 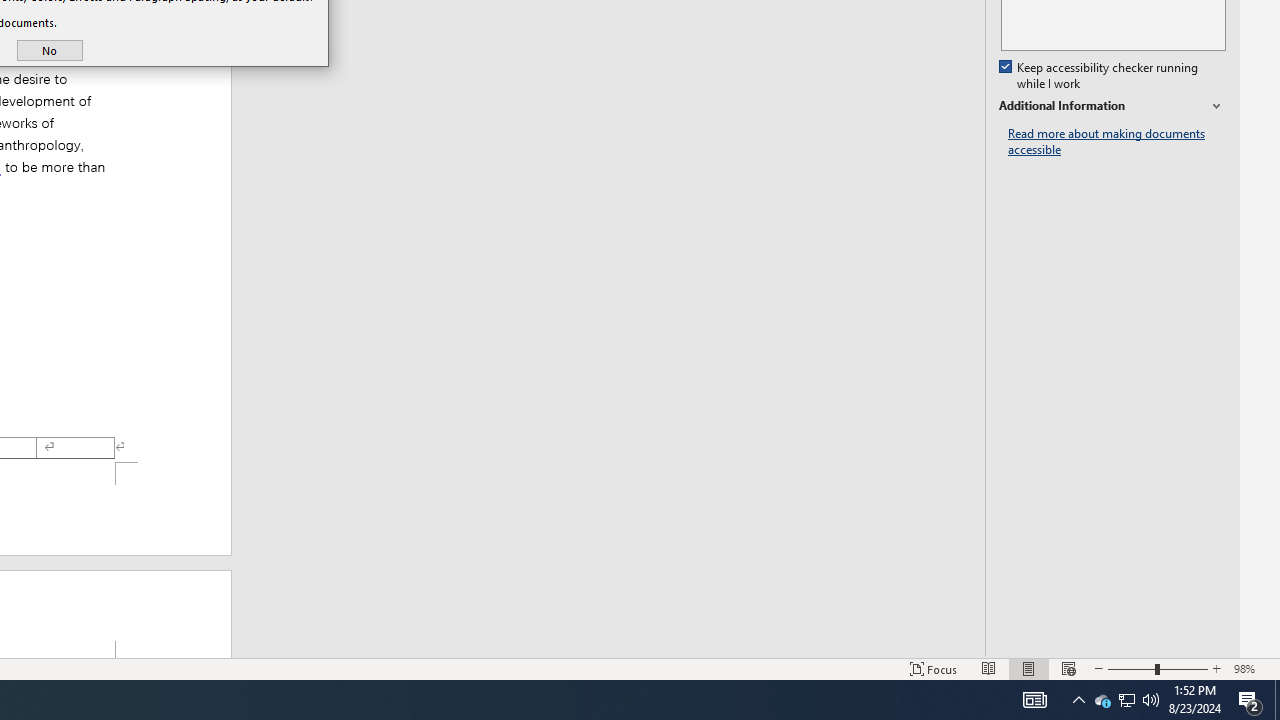 I want to click on 'Additional Information', so click(x=1111, y=106).